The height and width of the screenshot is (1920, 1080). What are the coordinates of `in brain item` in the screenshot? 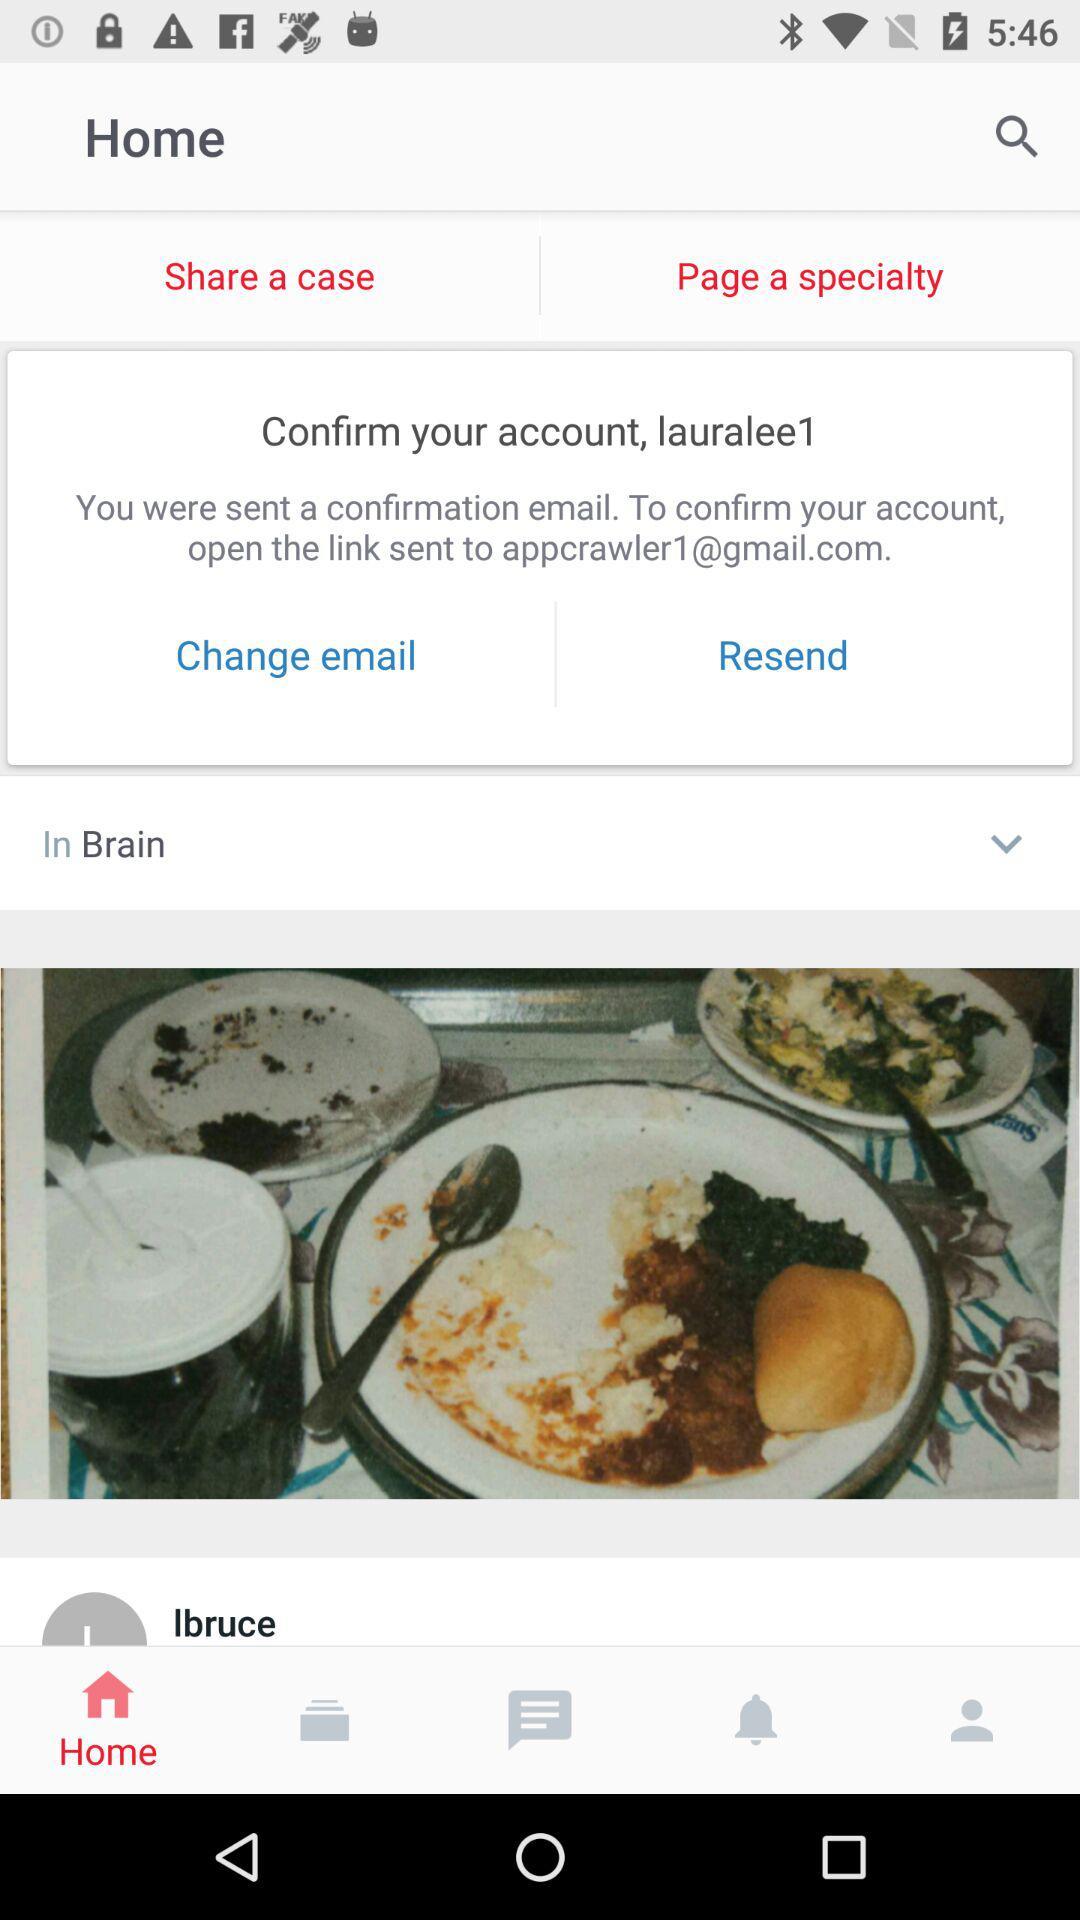 It's located at (499, 843).